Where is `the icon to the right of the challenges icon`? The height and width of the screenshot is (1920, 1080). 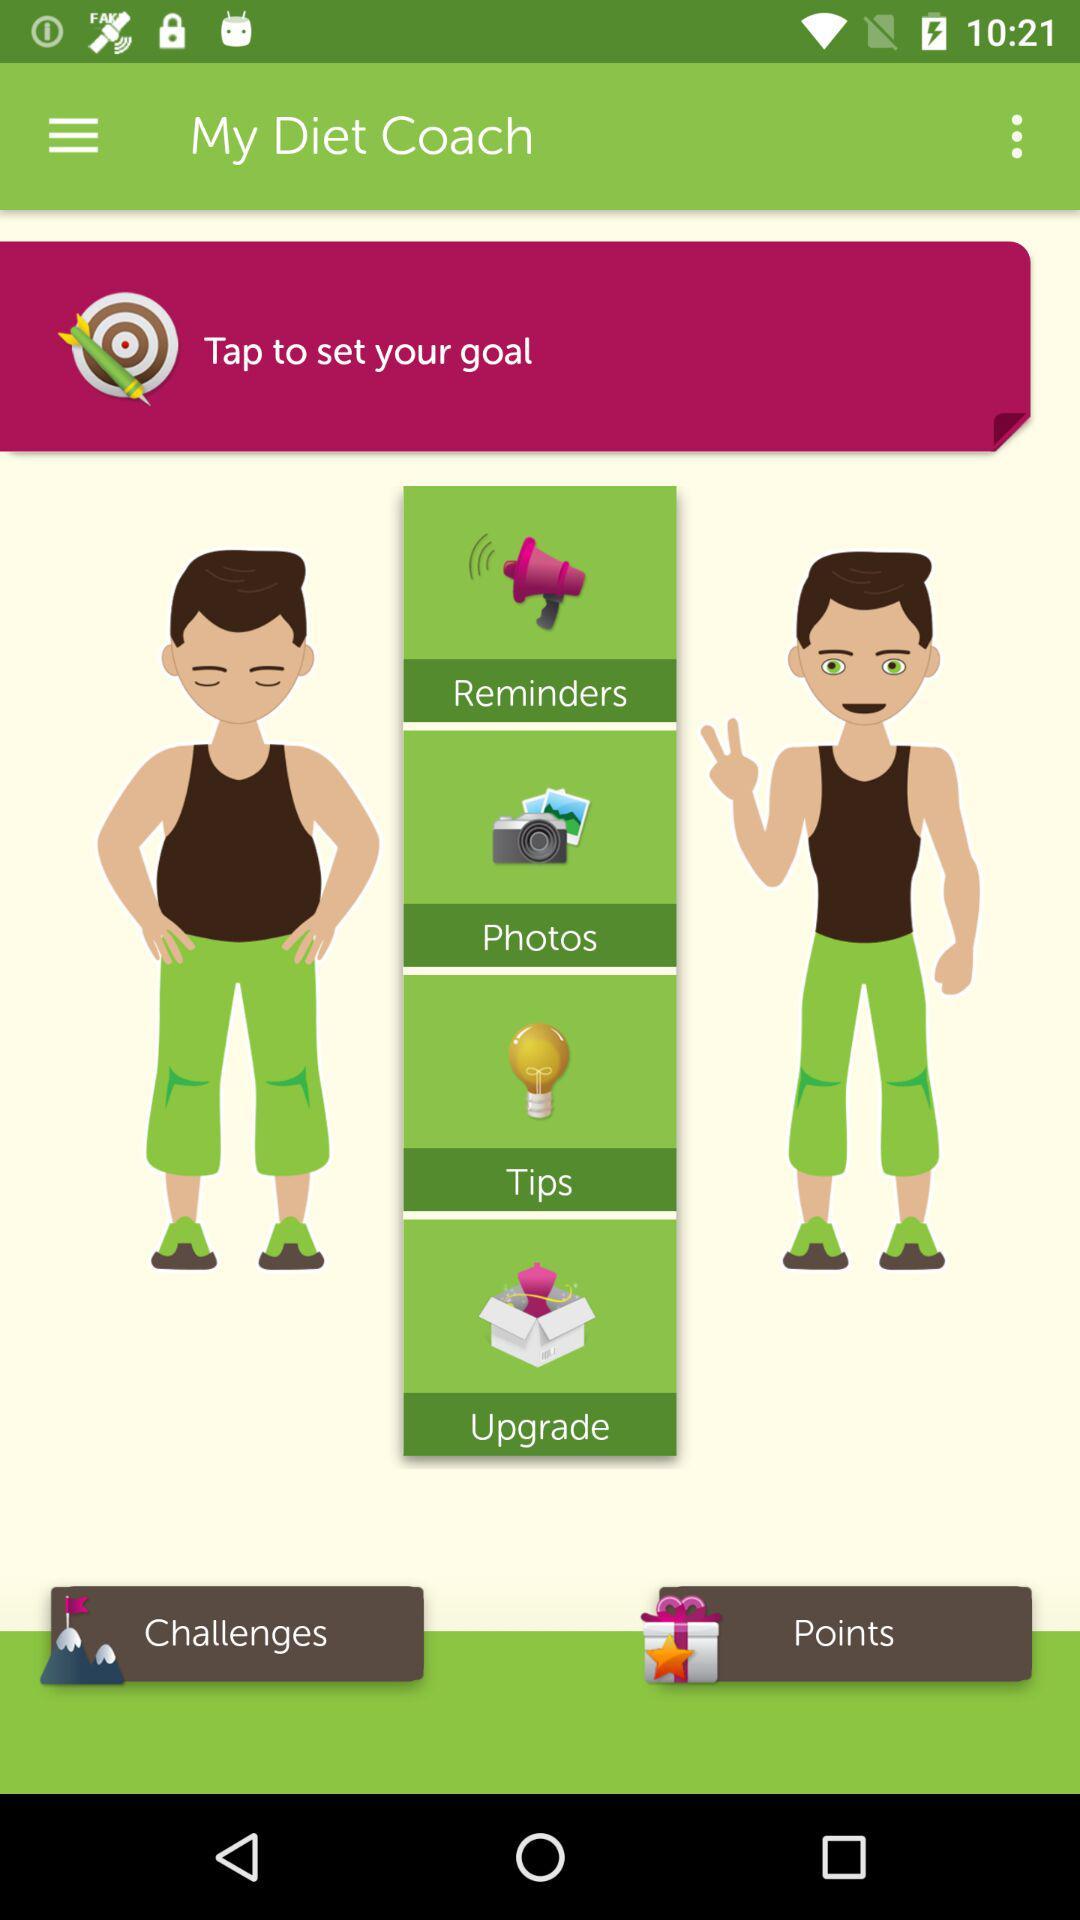
the icon to the right of the challenges icon is located at coordinates (844, 1640).